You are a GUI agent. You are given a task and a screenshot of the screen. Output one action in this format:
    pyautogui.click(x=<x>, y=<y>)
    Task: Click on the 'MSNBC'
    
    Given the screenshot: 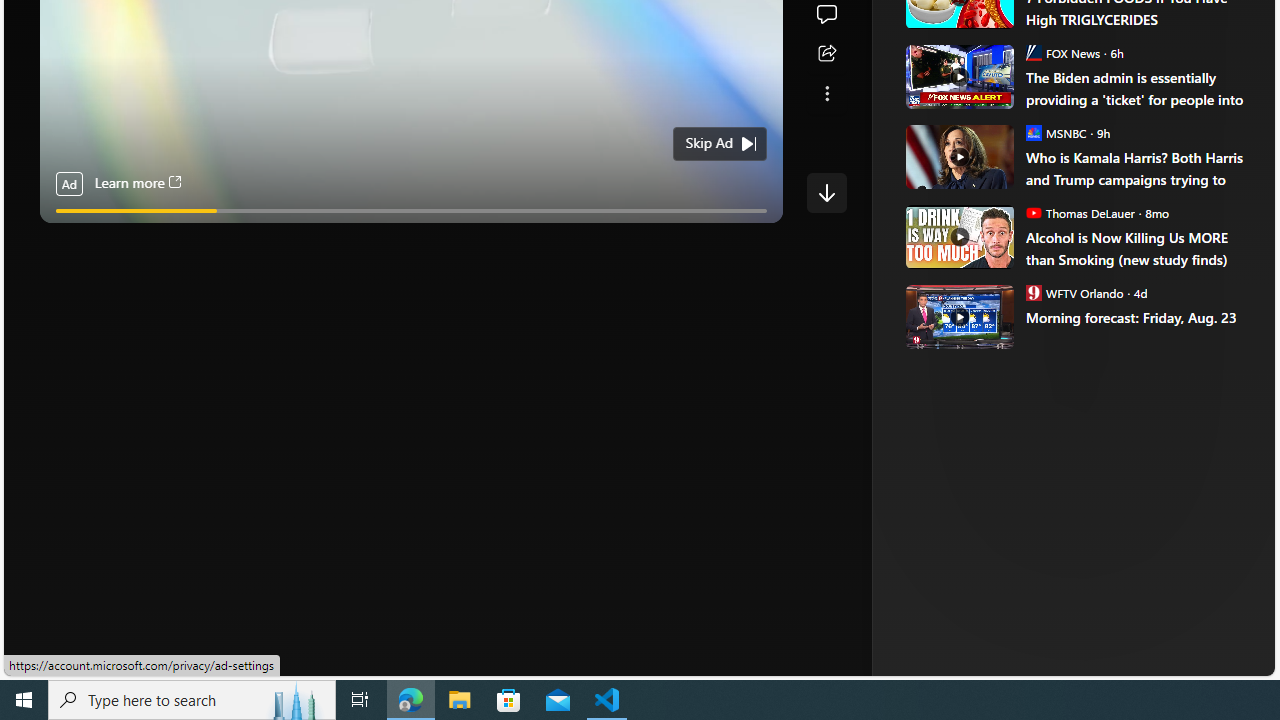 What is the action you would take?
    pyautogui.click(x=1033, y=132)
    